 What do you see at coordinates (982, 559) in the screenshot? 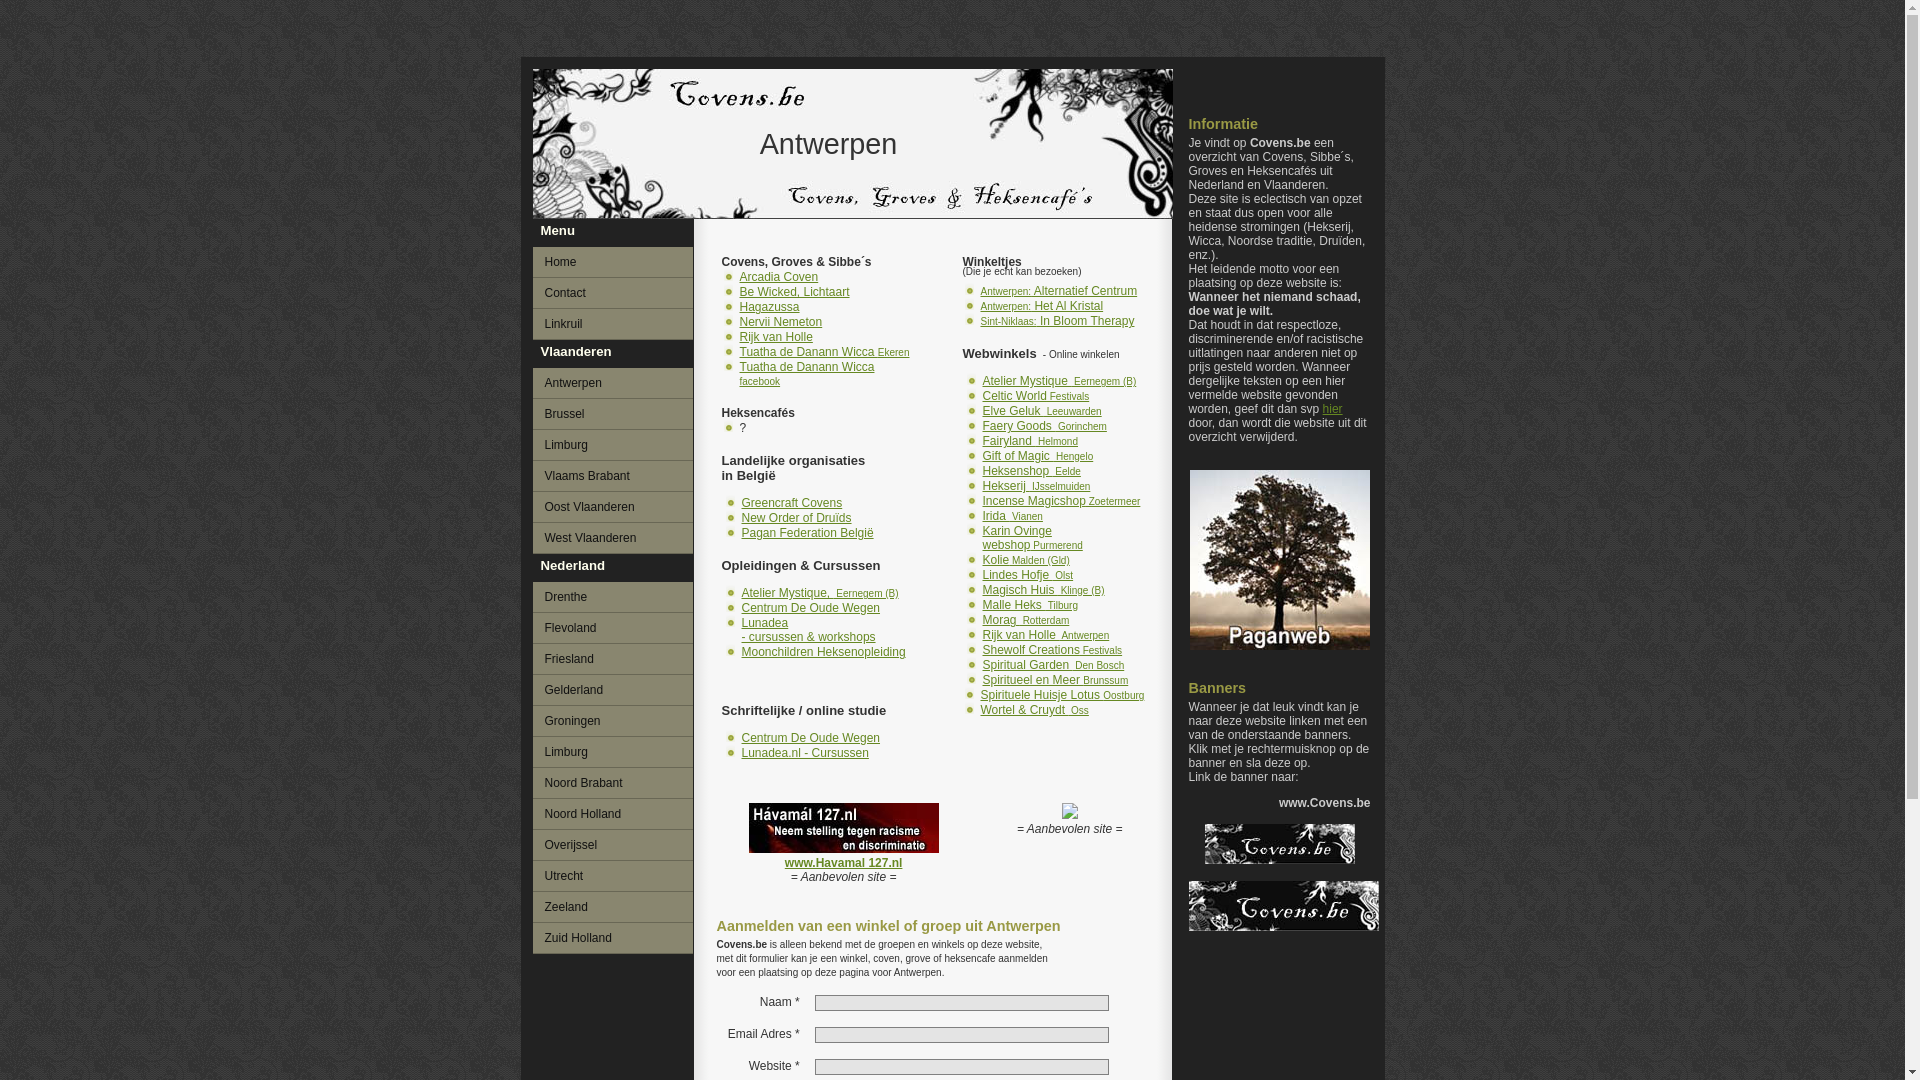
I see `'Kolie Malden (Gld)'` at bounding box center [982, 559].